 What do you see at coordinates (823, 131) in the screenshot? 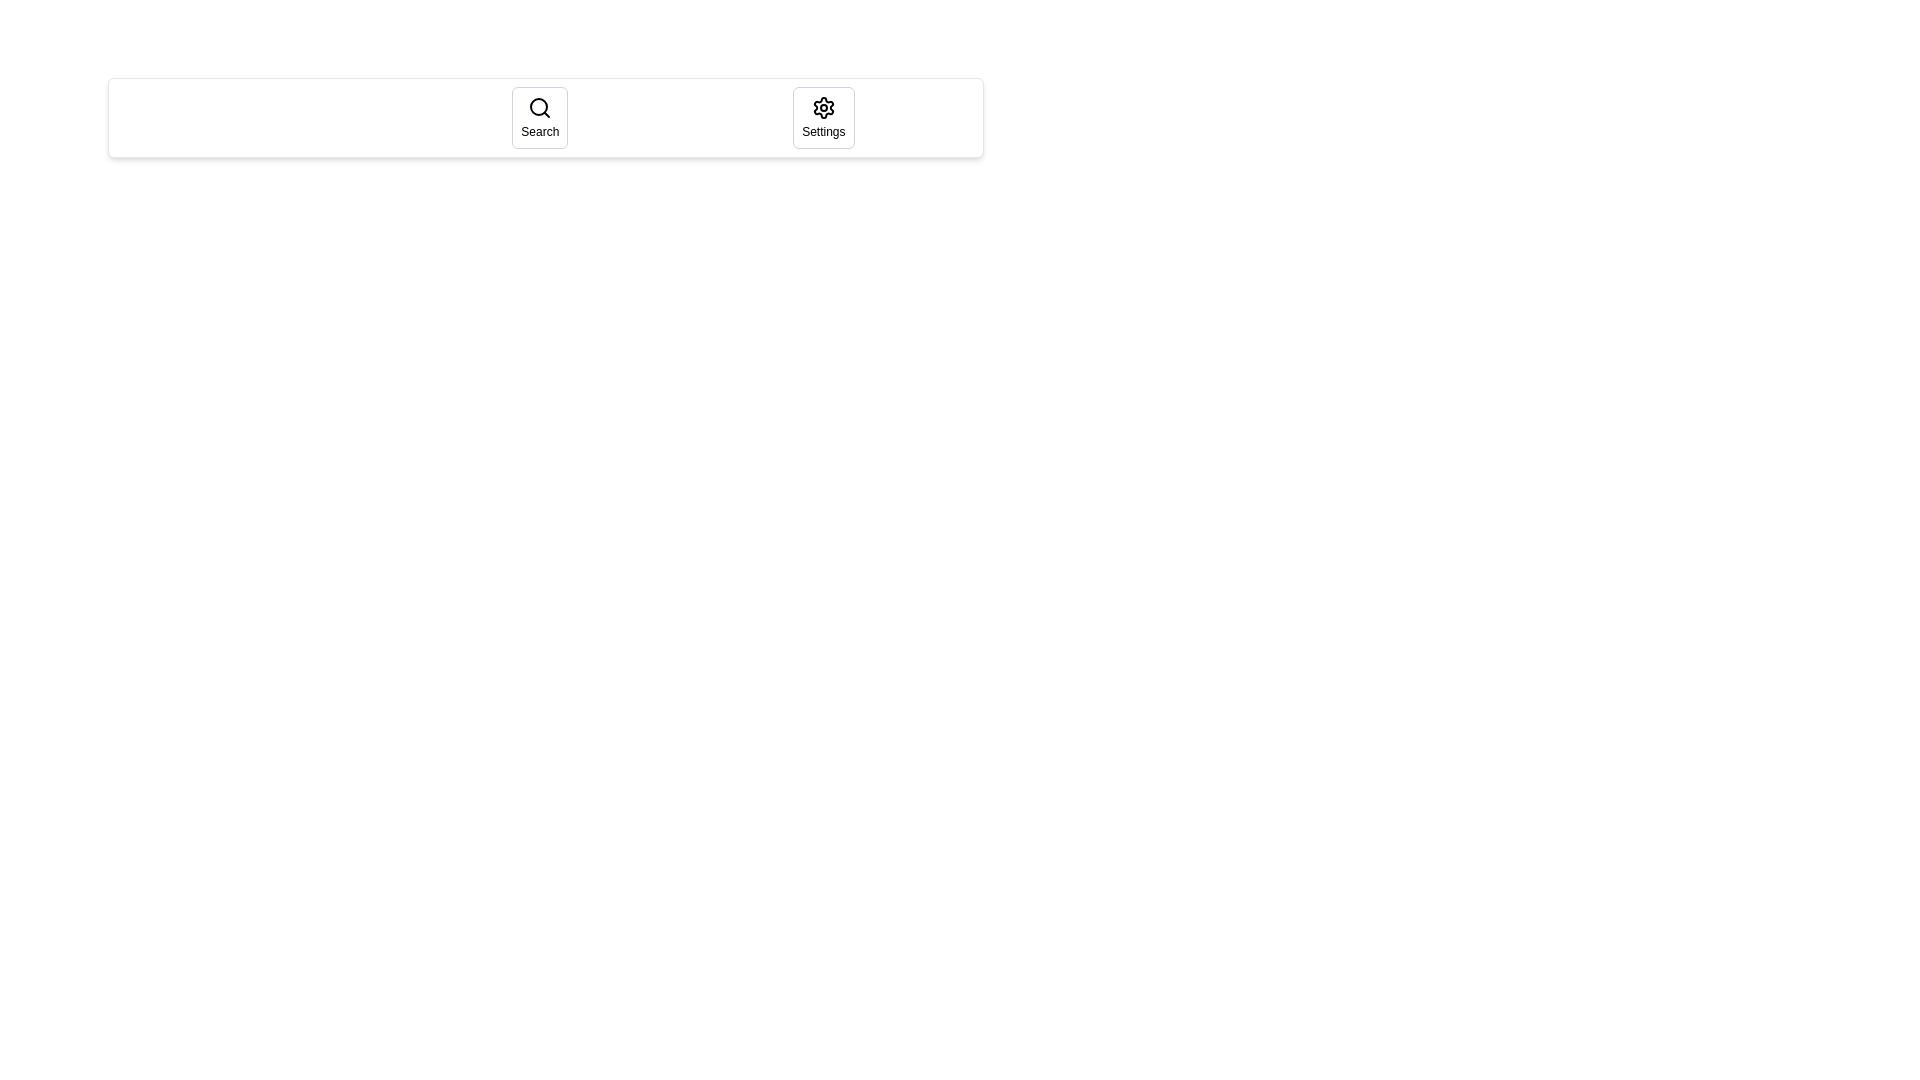
I see `the Text Label located below the gear icon in the rounded rectangular button on the right side of the menu bar` at bounding box center [823, 131].